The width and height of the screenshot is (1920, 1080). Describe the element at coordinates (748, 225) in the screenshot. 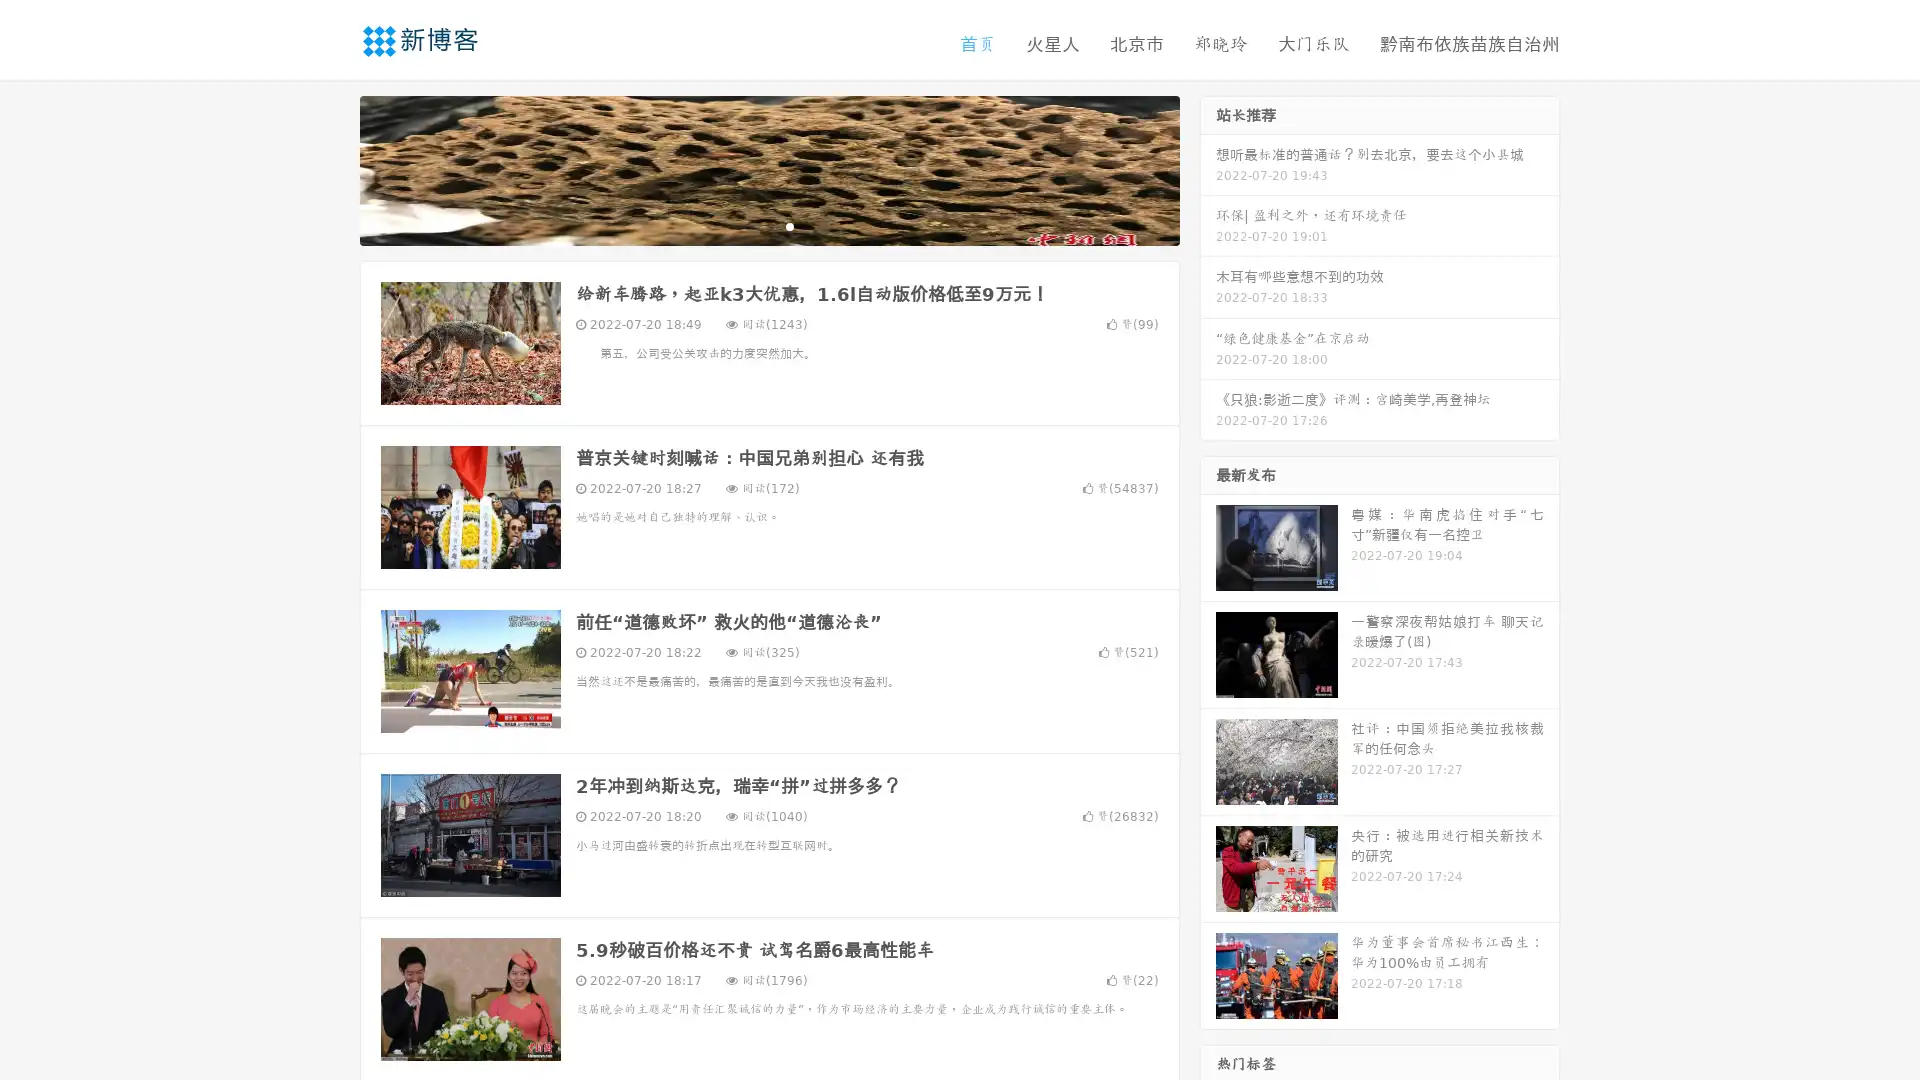

I see `Go to slide 1` at that location.